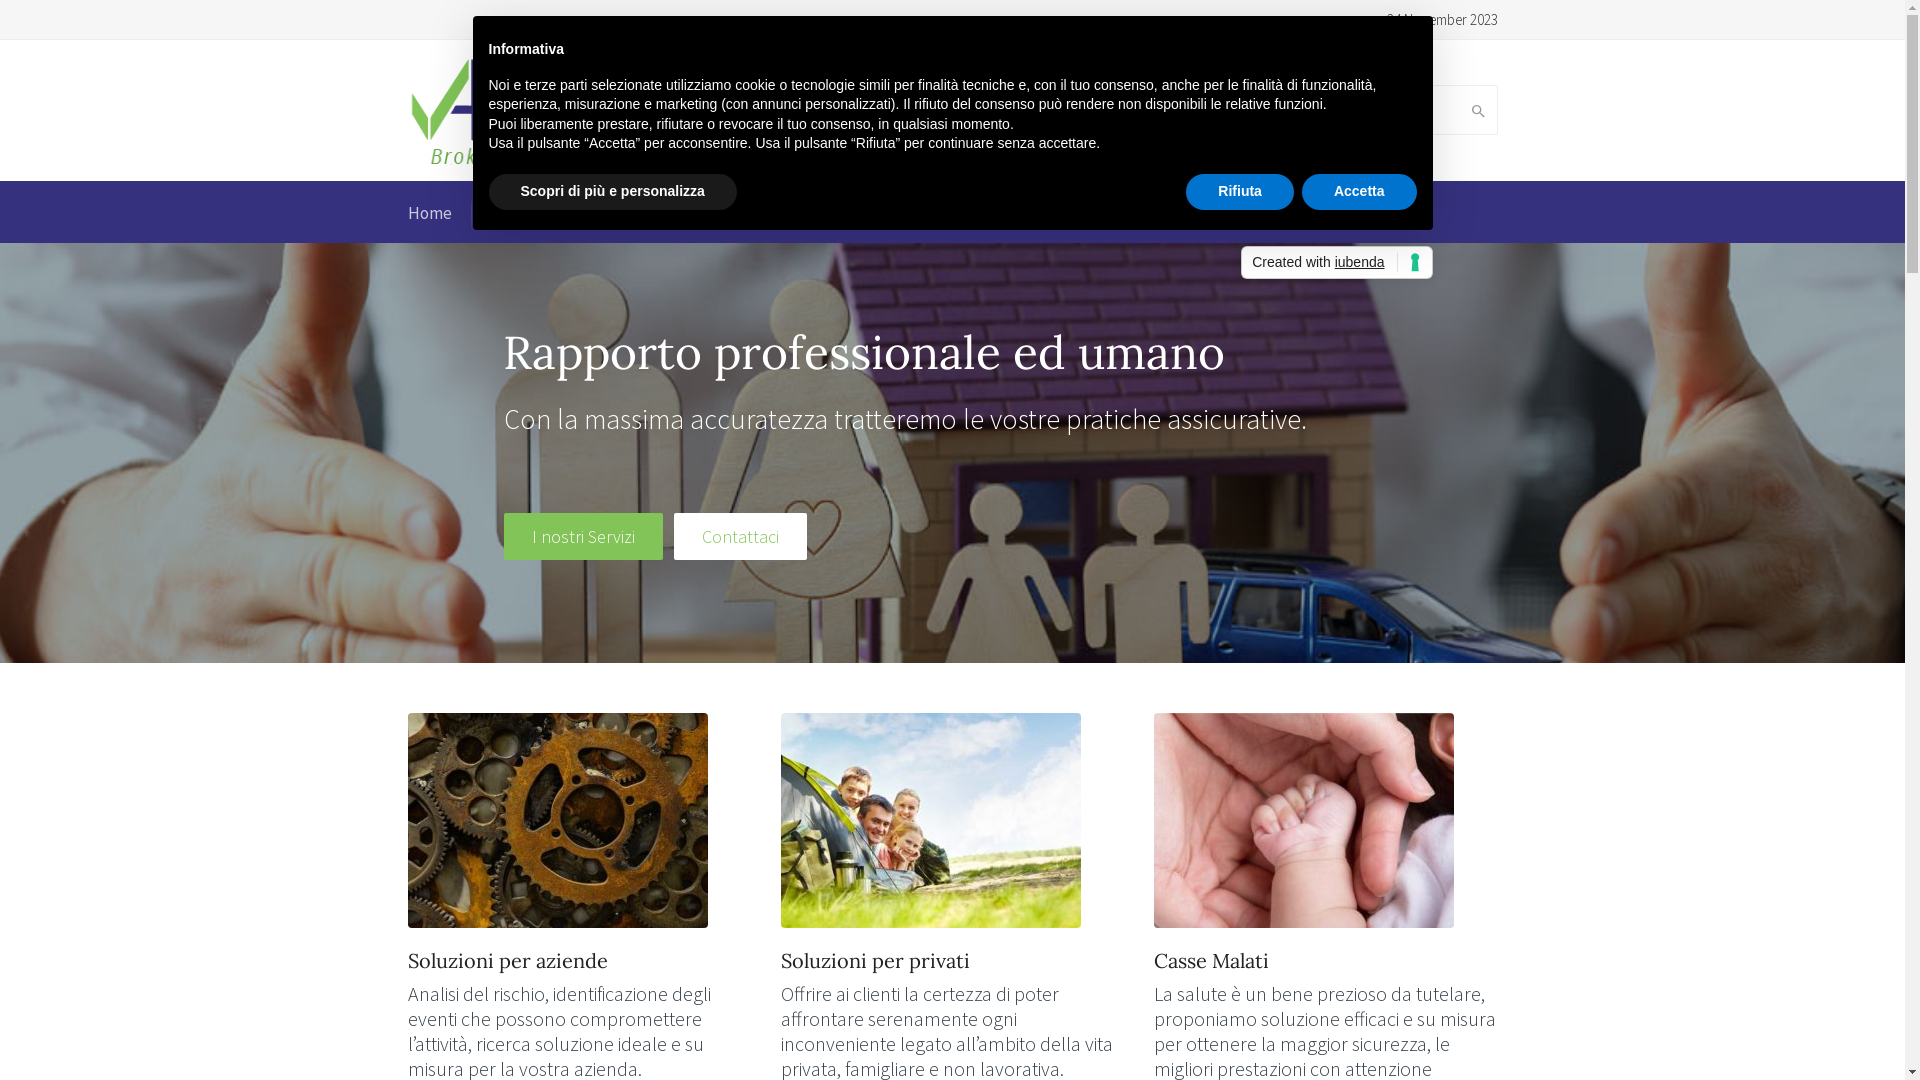  What do you see at coordinates (527, 213) in the screenshot?
I see `'Chi siamo'` at bounding box center [527, 213].